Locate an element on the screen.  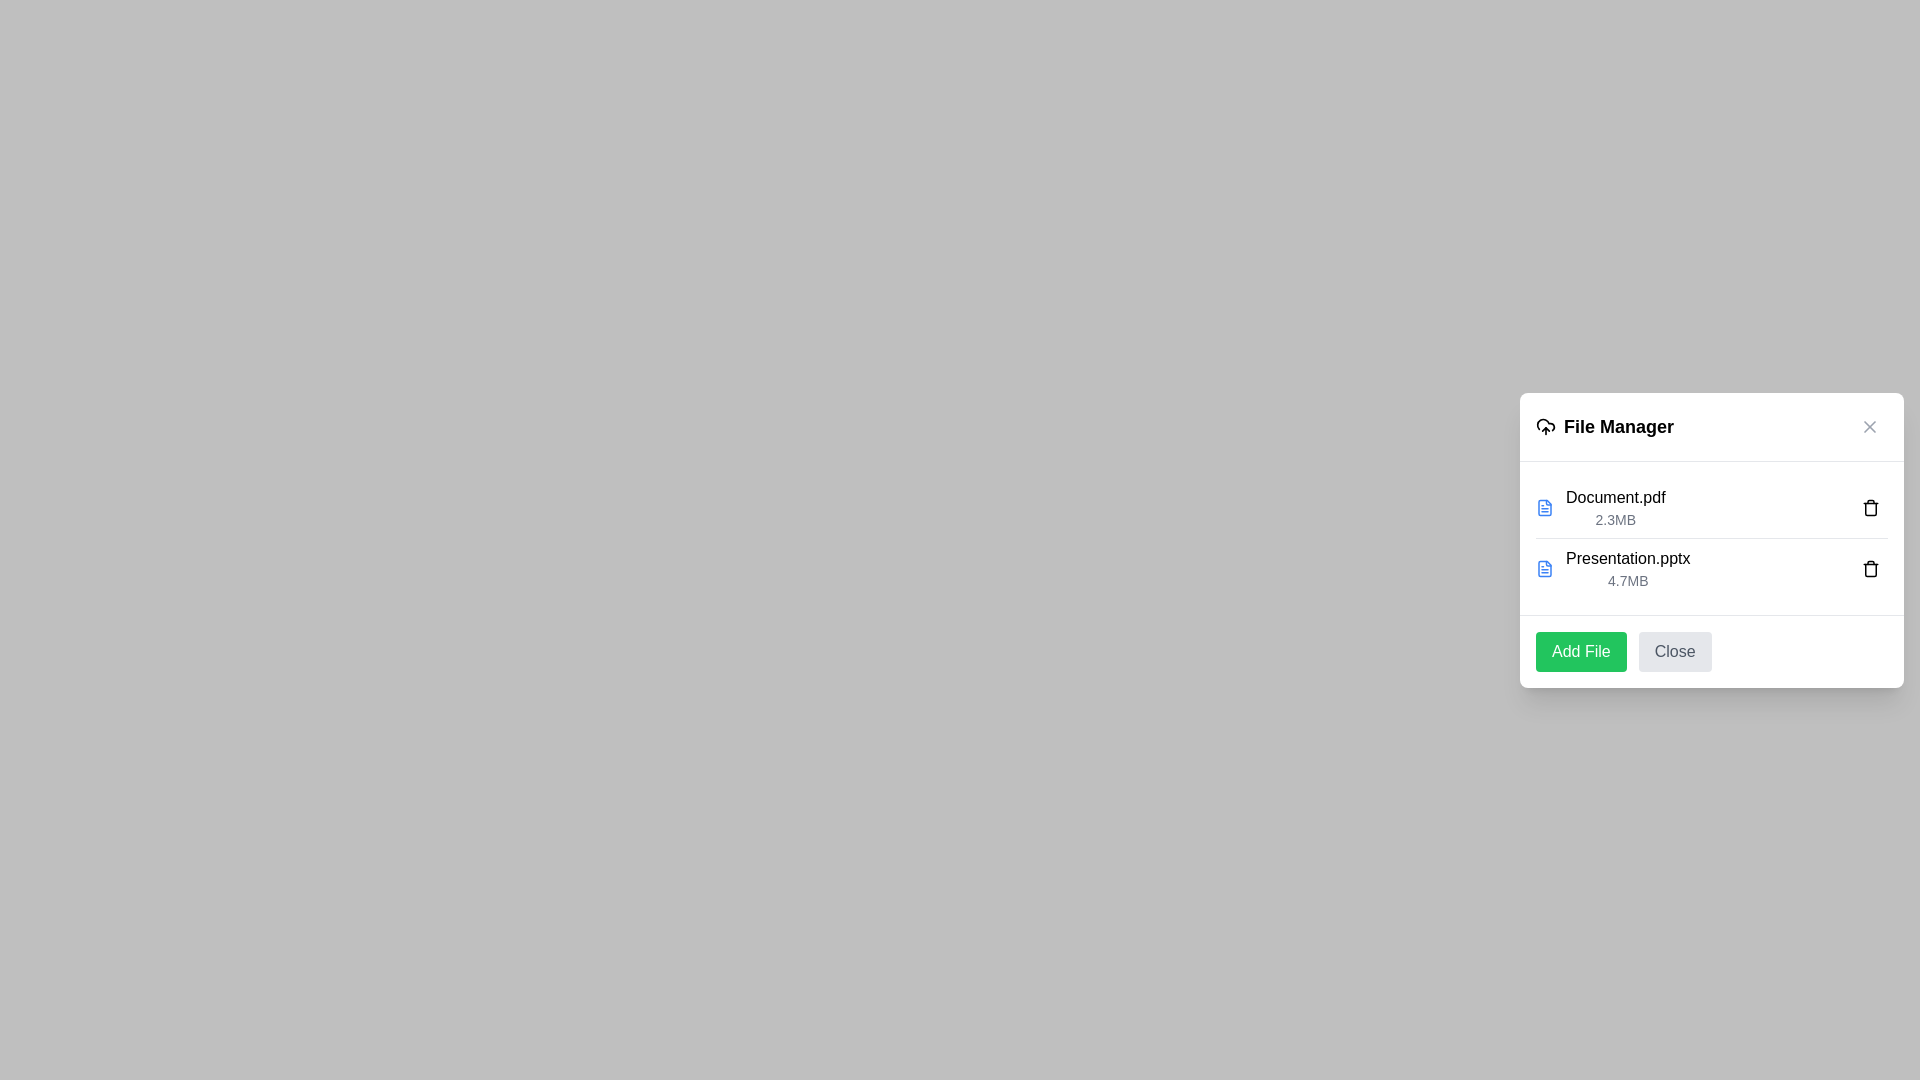
the first file entry in the file manager interface is located at coordinates (1600, 506).